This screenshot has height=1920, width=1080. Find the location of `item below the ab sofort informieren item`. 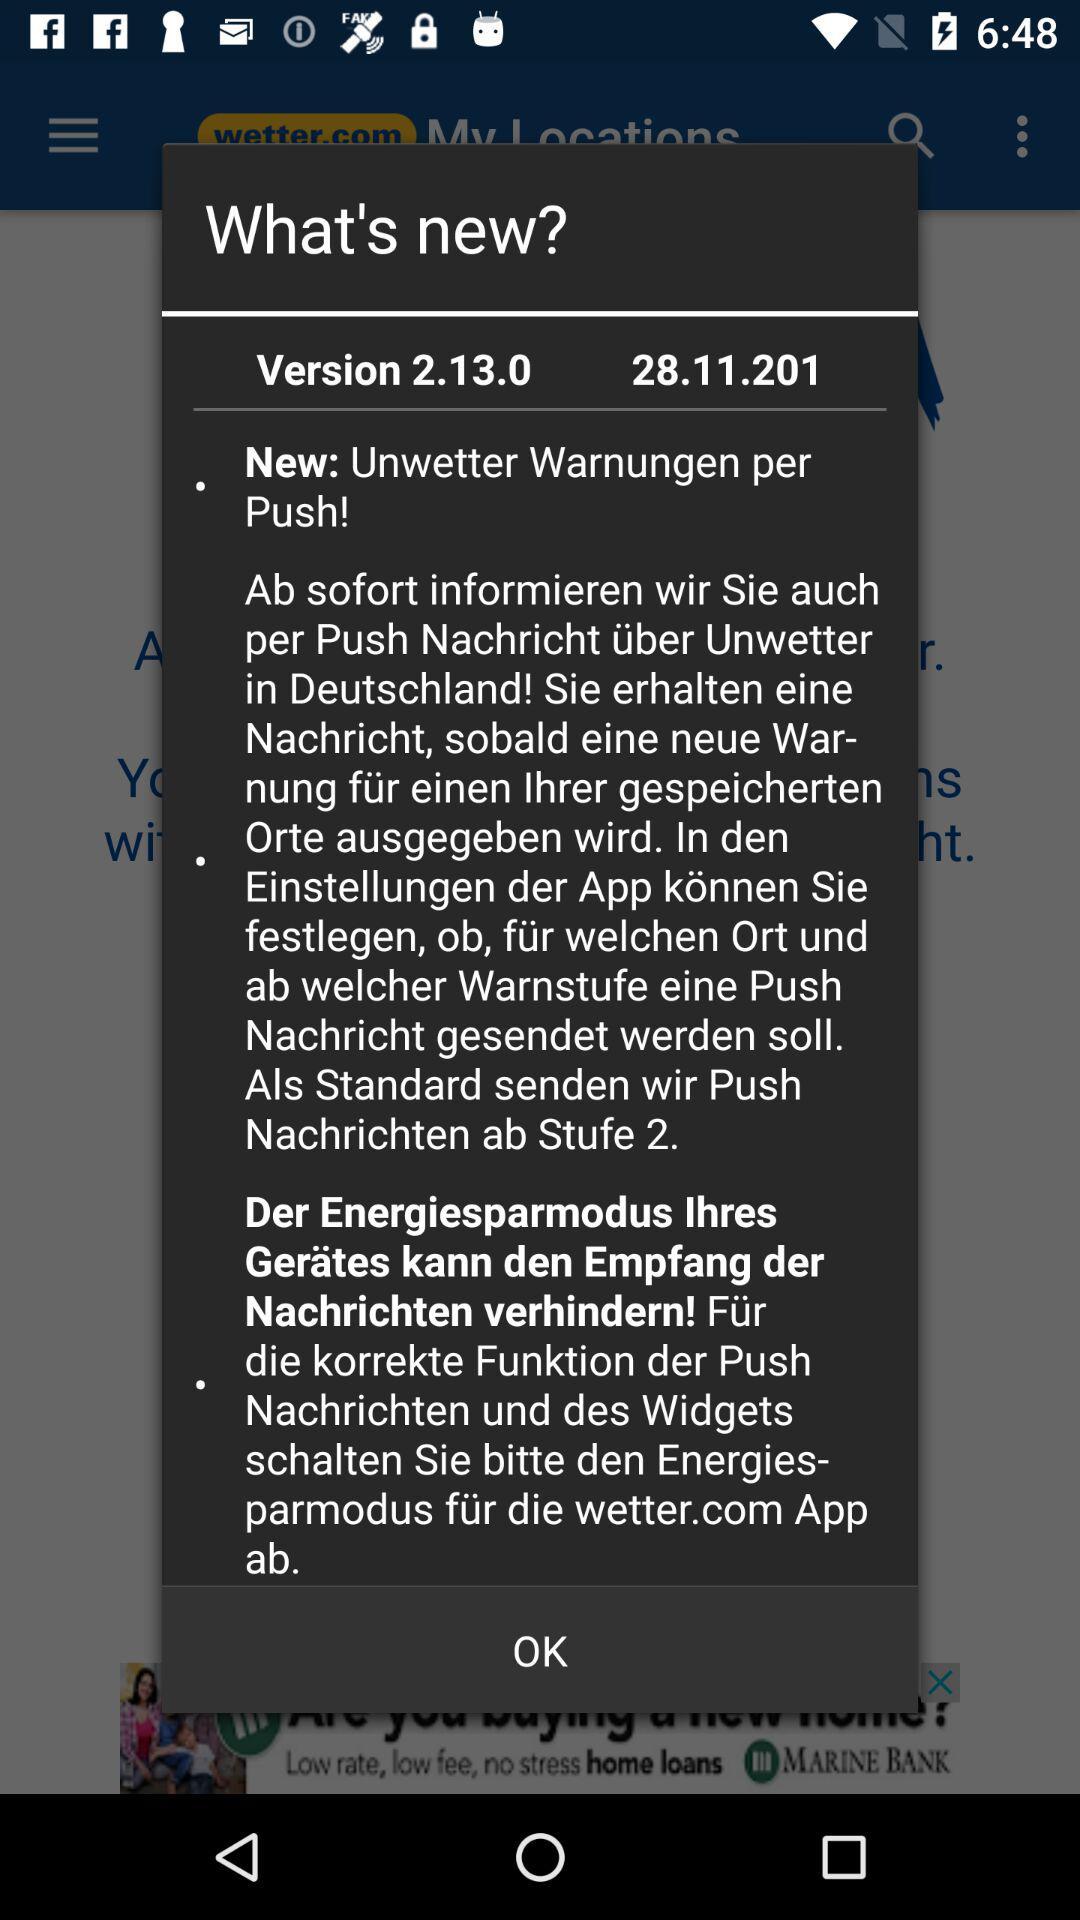

item below the ab sofort informieren item is located at coordinates (574, 1382).